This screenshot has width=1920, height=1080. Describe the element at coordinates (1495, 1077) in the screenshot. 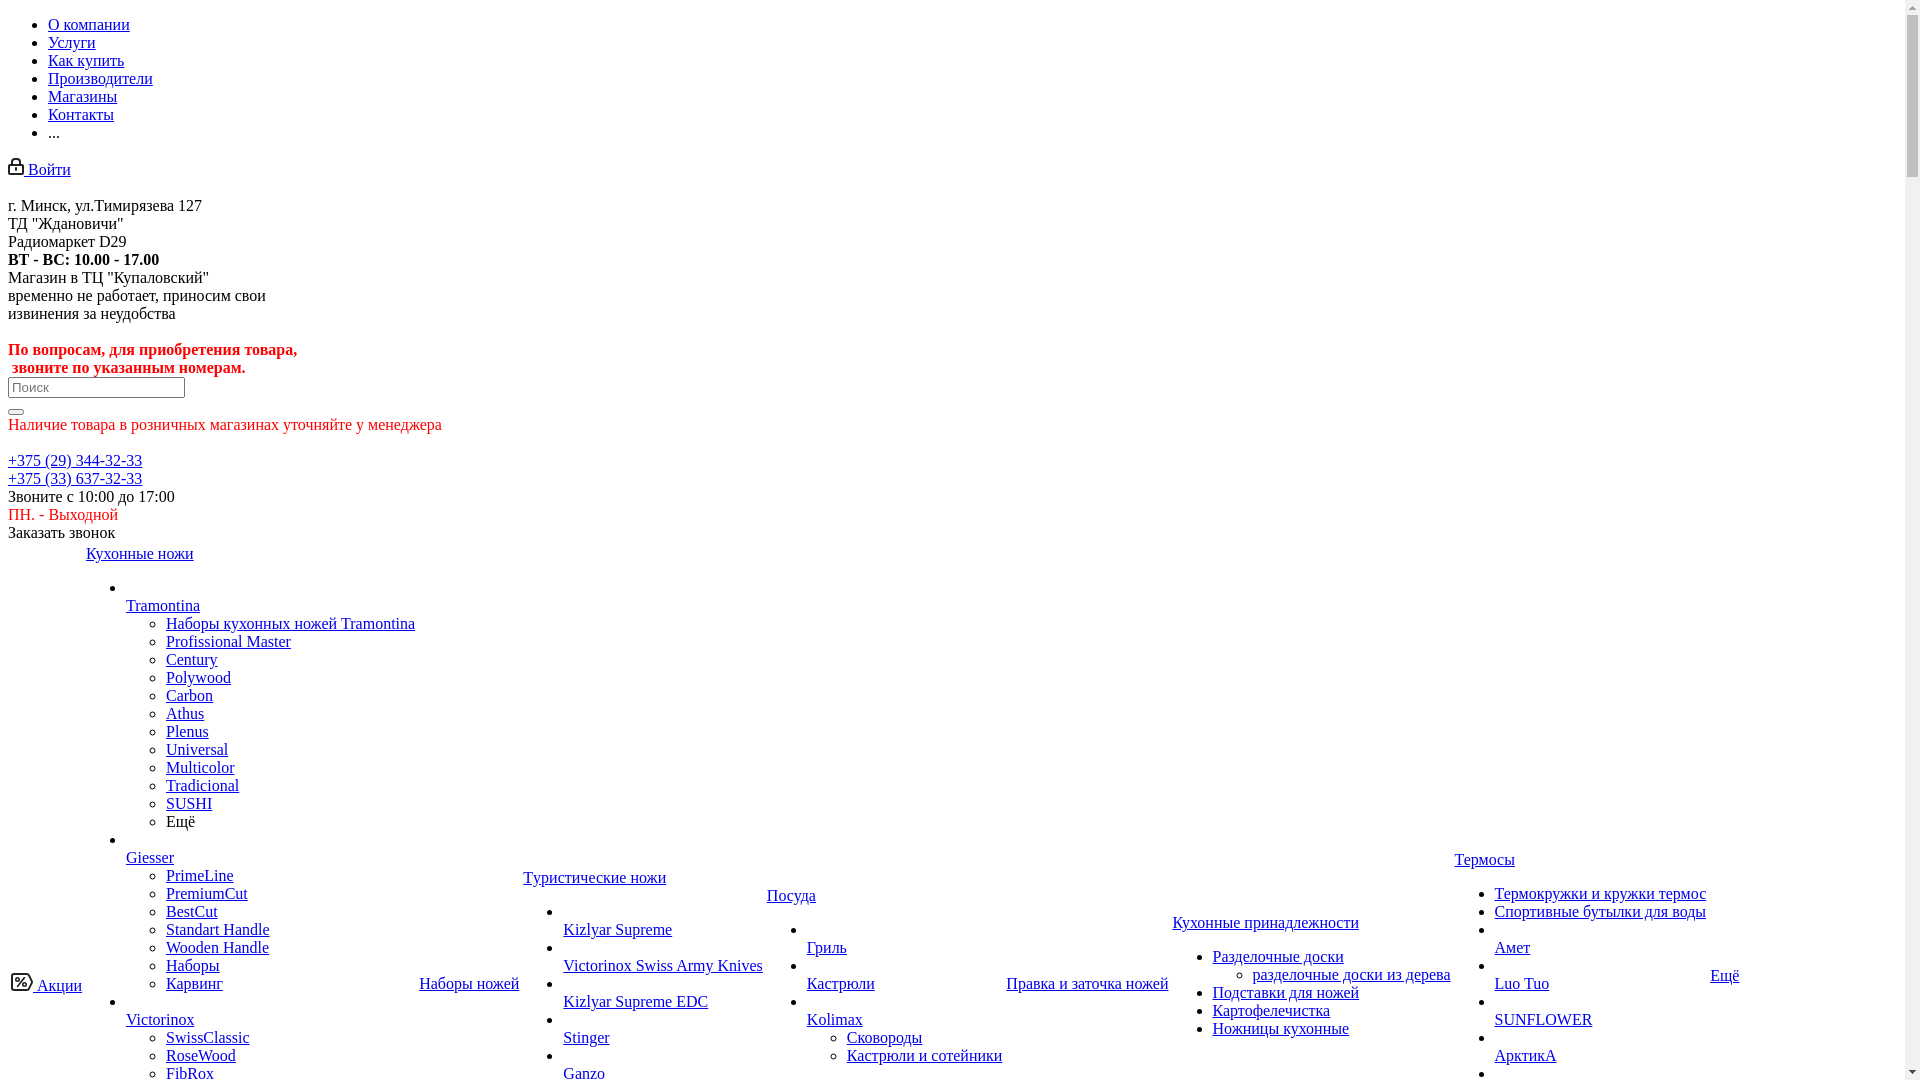

I see `'BioStal'` at that location.